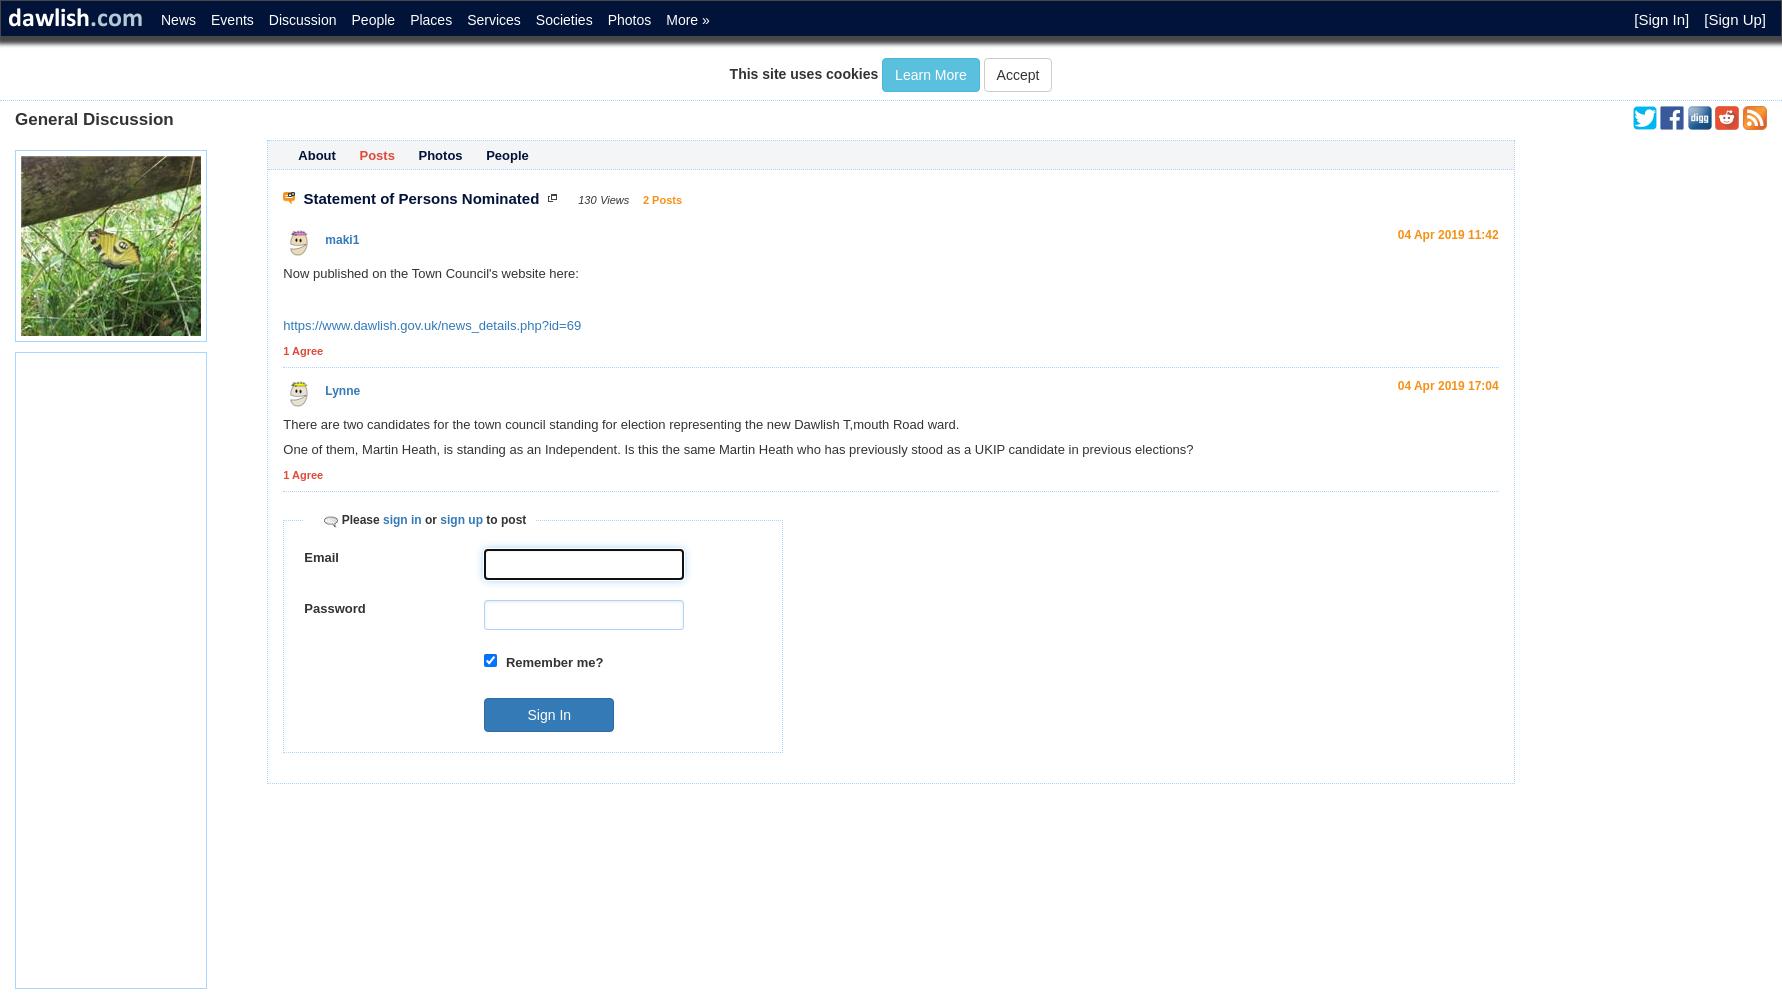 This screenshot has height=1000, width=1782. I want to click on 'Email', so click(319, 557).